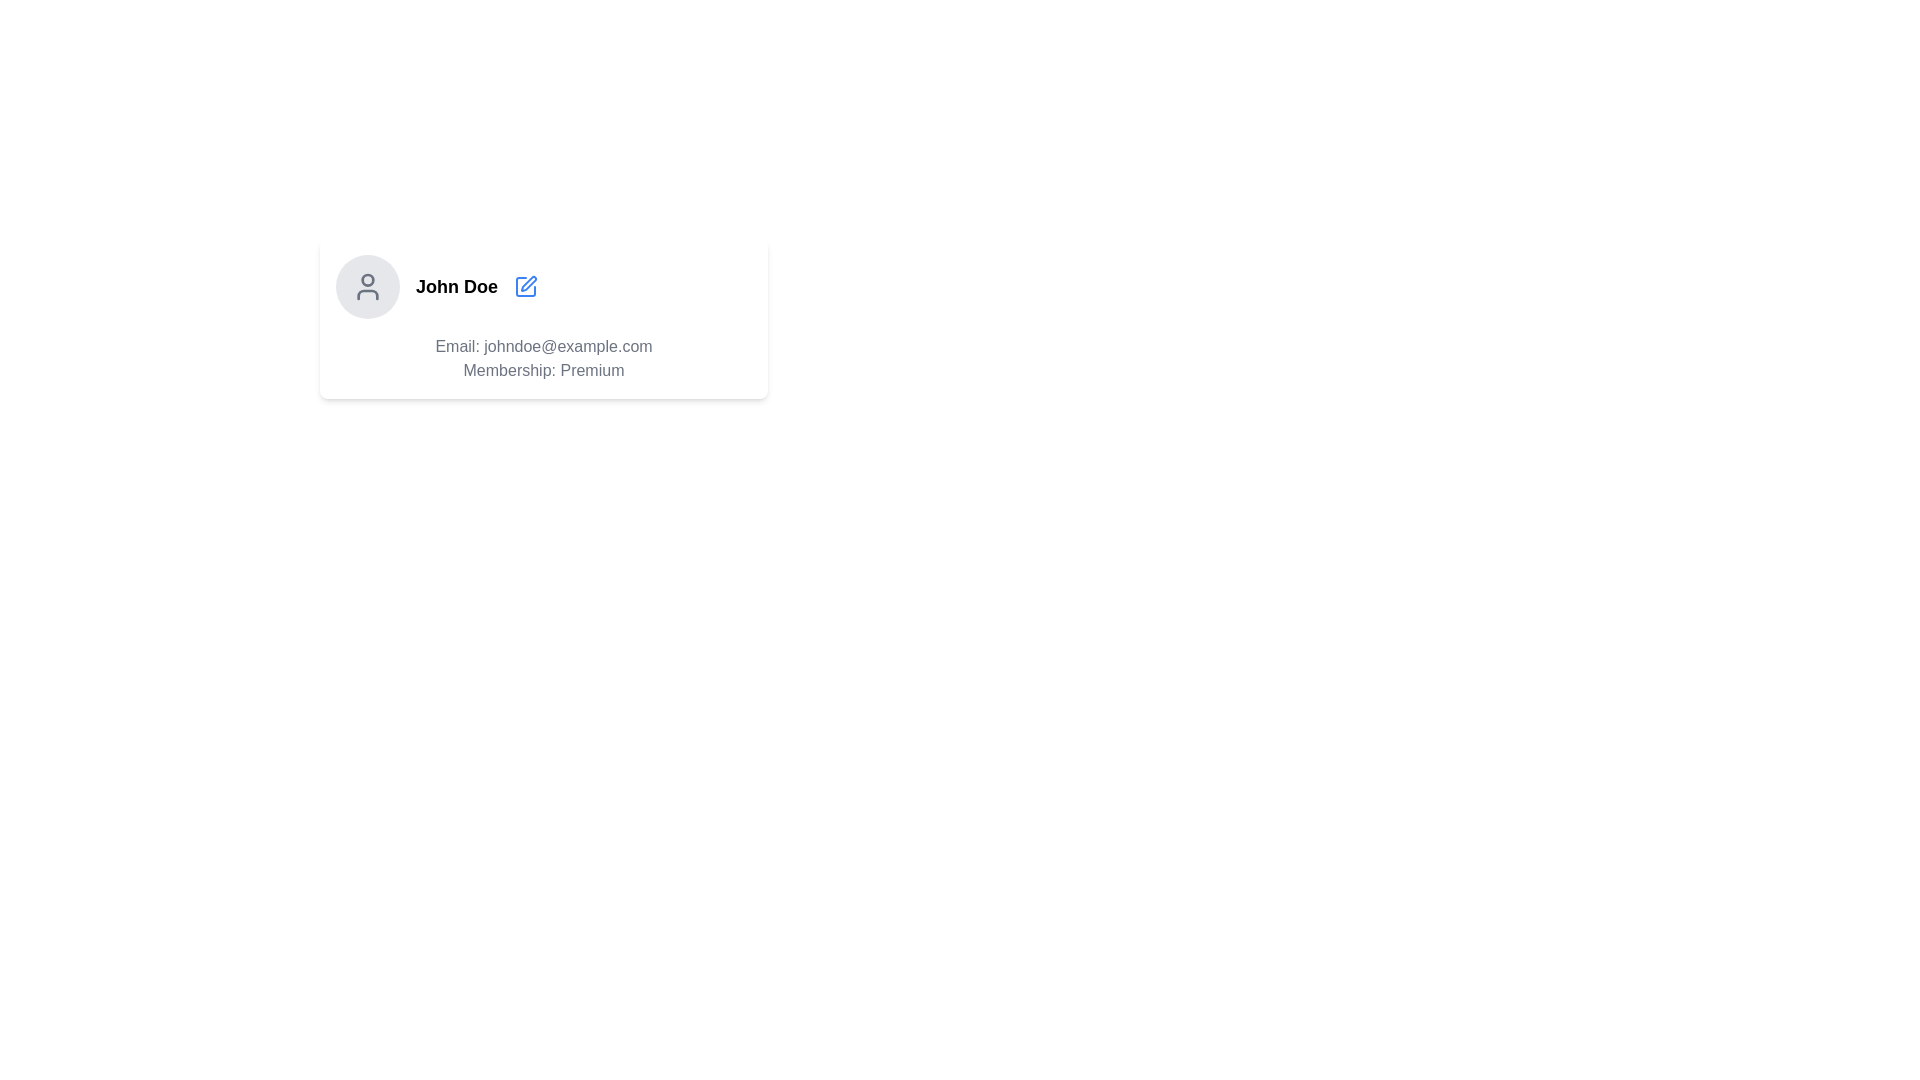 This screenshot has height=1080, width=1920. I want to click on the editing icon (pen or pencil) located to the right of 'John Doe' to initiate editing, so click(528, 284).